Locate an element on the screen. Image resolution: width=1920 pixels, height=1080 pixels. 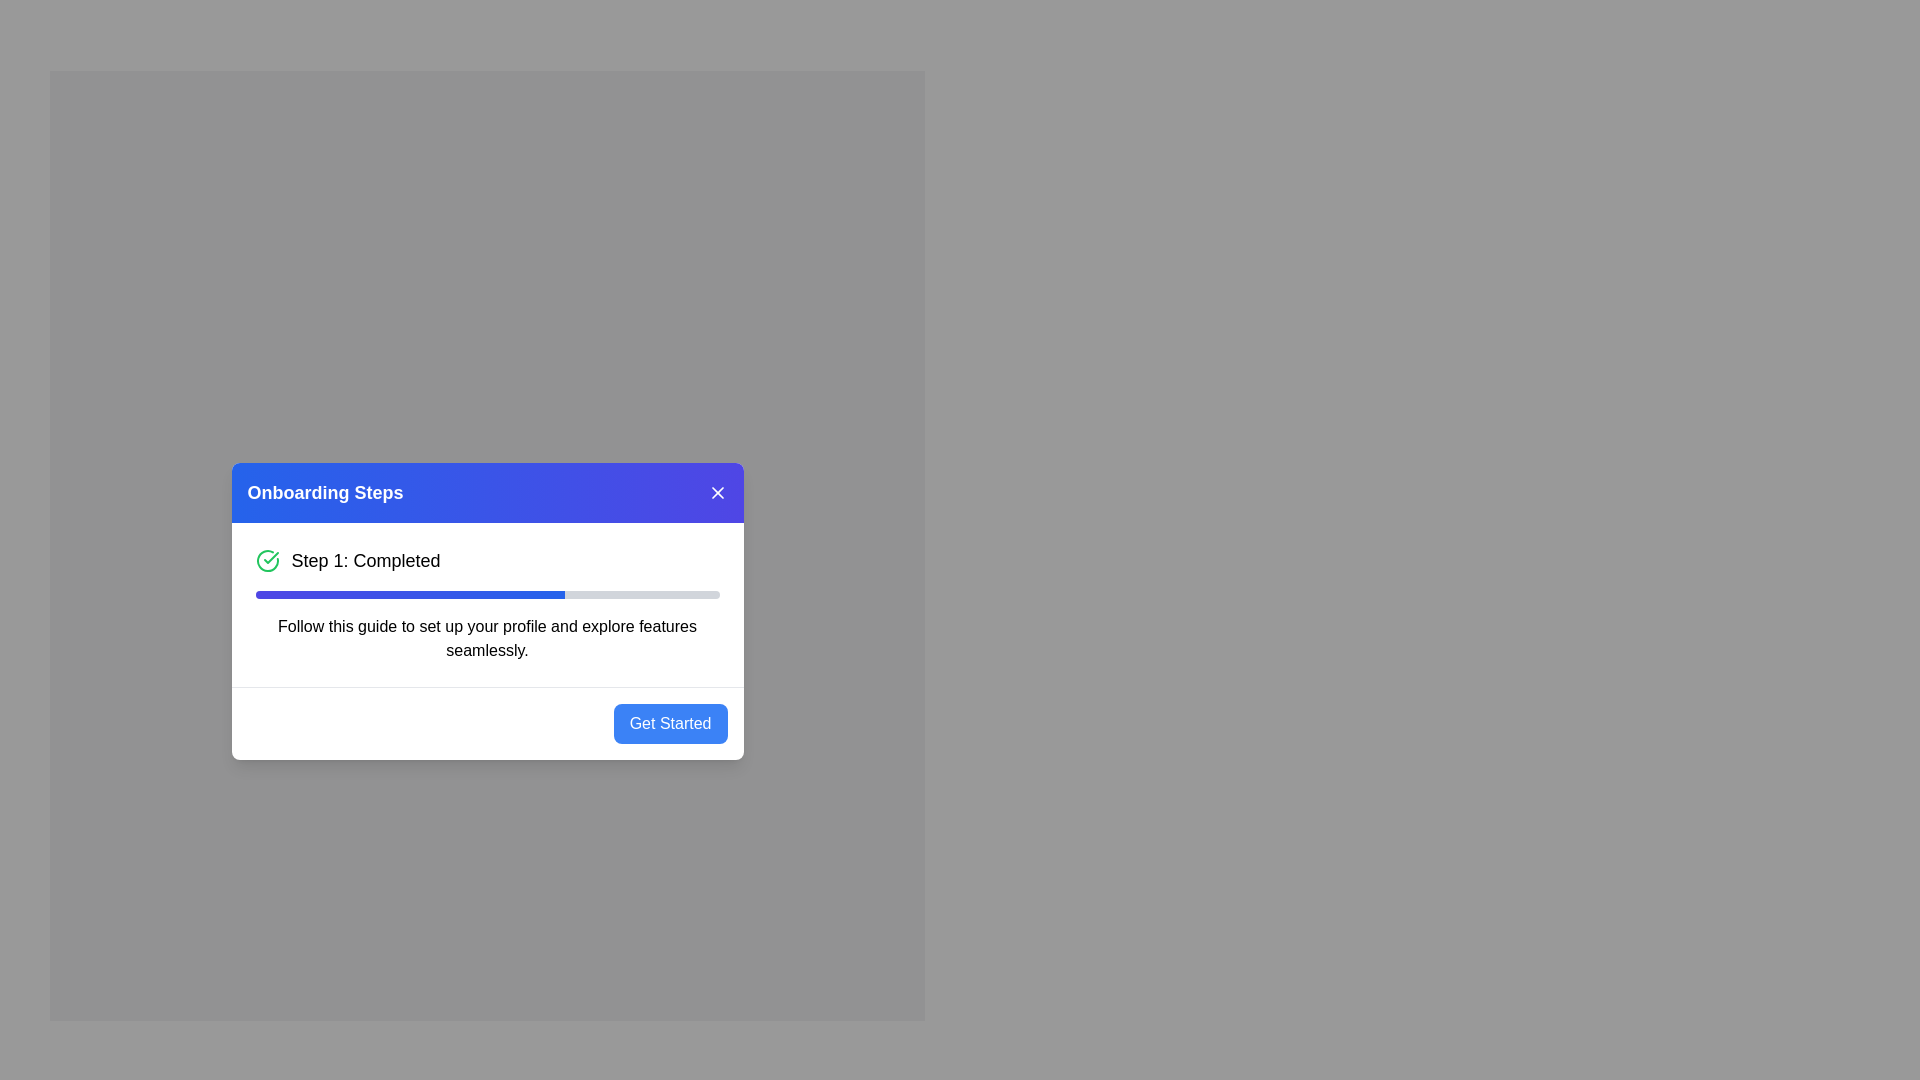
the prominent text header 'Onboarding Steps' is located at coordinates (325, 492).